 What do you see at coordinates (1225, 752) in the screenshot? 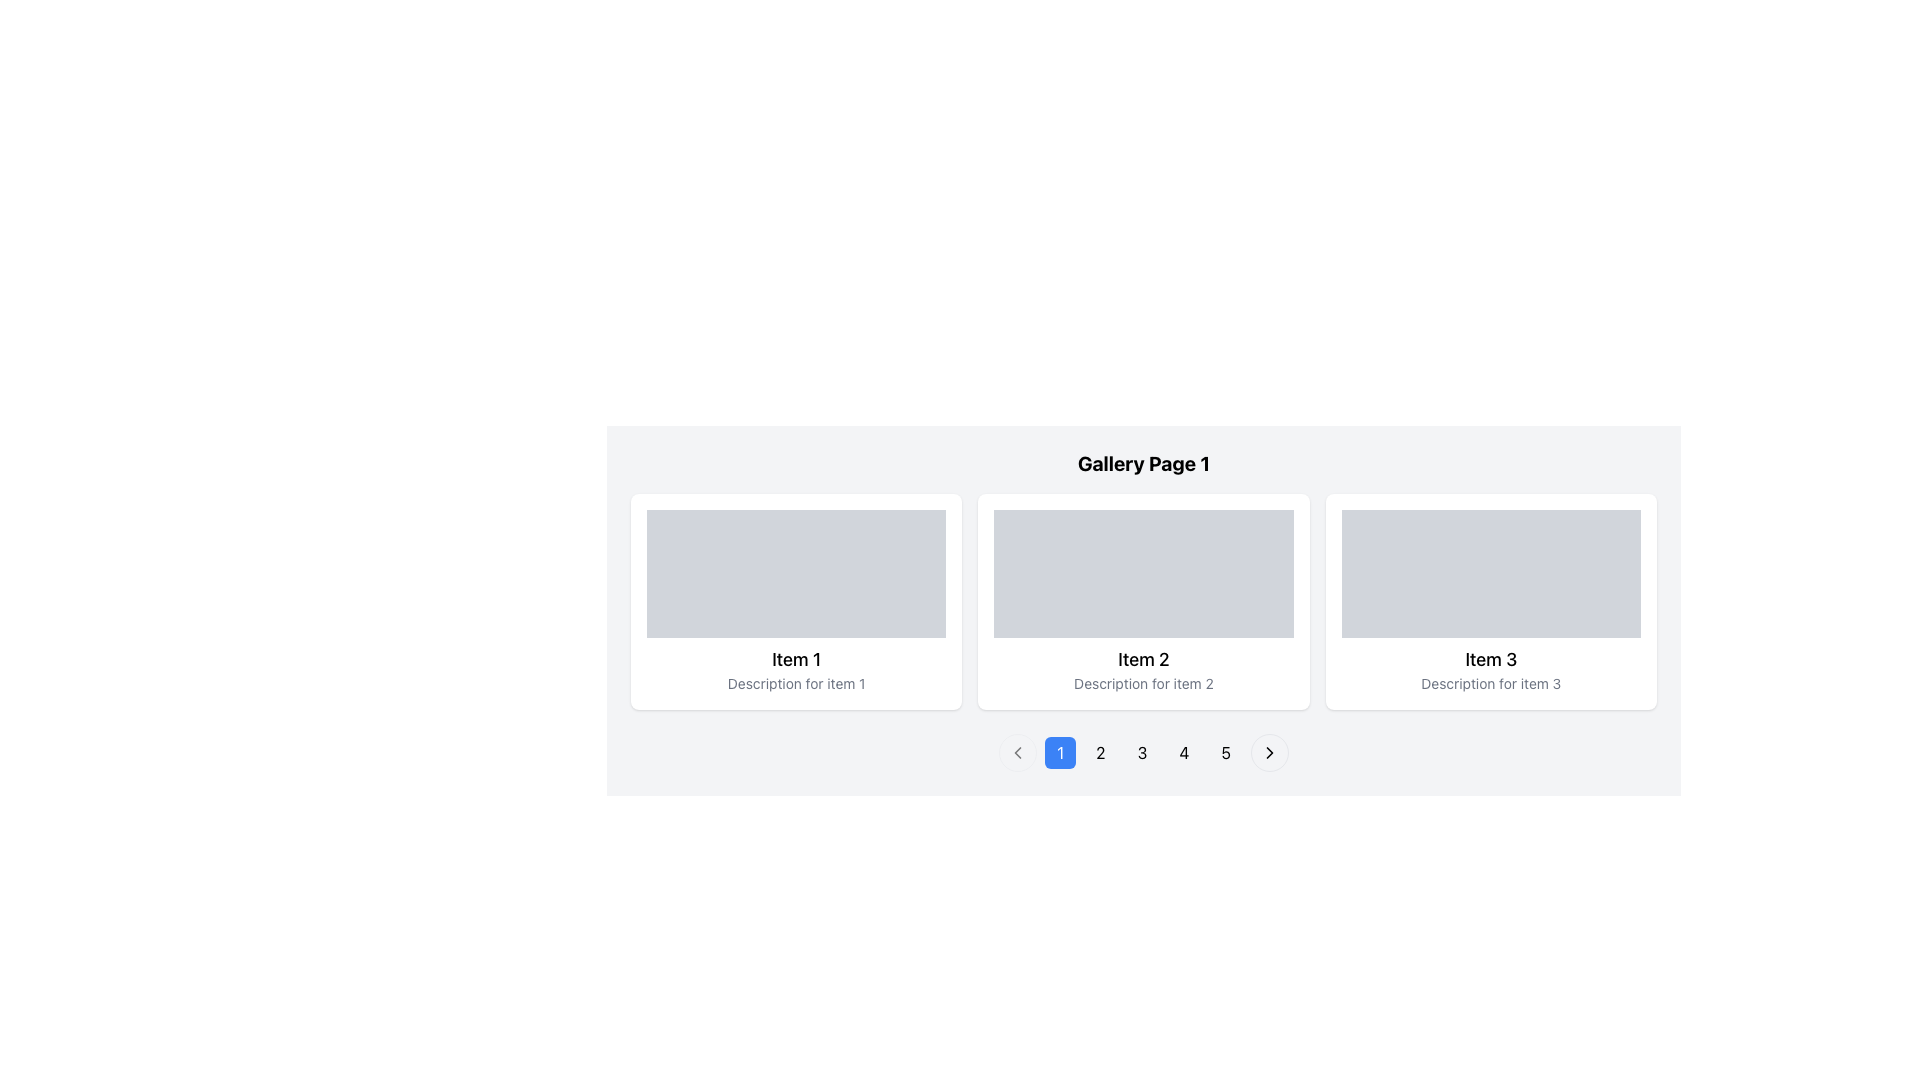
I see `the numeric button displaying the number '5'` at bounding box center [1225, 752].